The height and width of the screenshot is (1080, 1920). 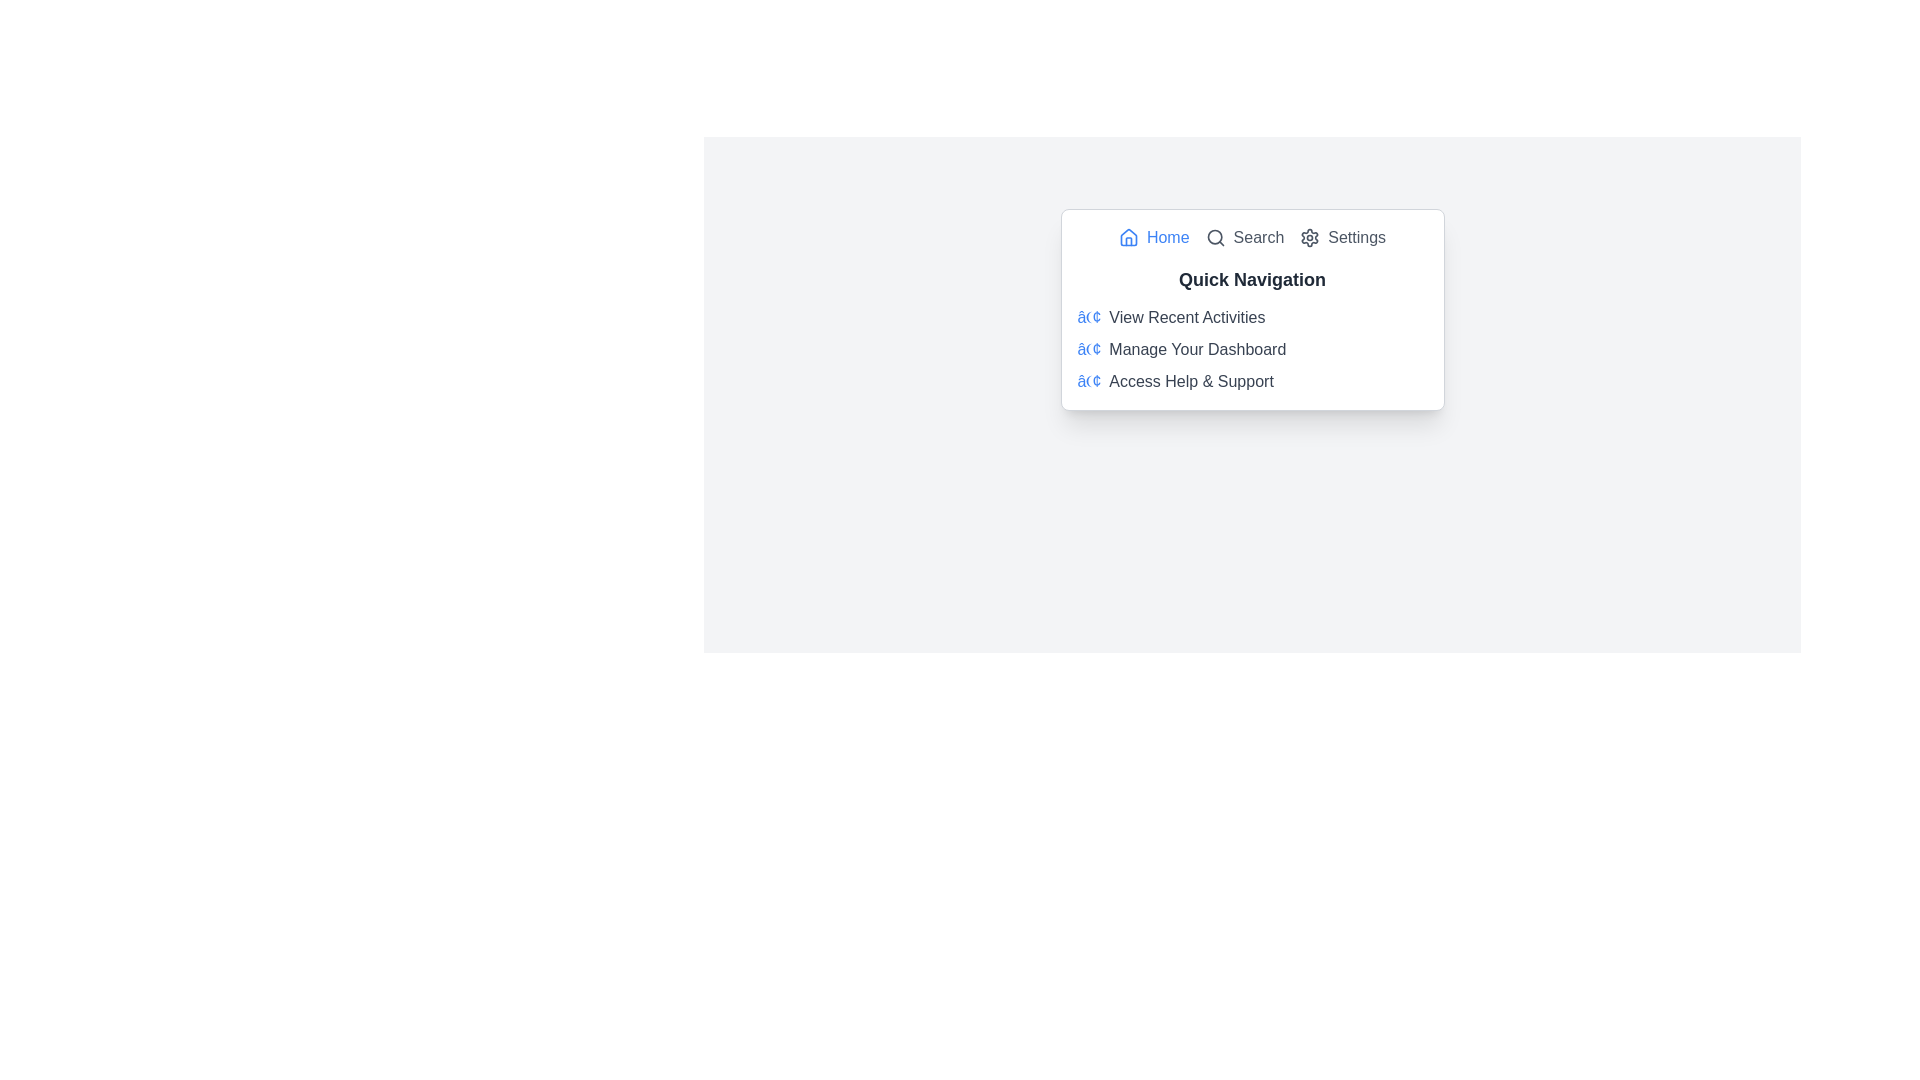 What do you see at coordinates (1251, 349) in the screenshot?
I see `the '• Manage Your Dashboard' menu item, which is the second option in the 'Quick Navigation' vertical list, located below 'View Recent Activities' and above 'Access Help & Support'` at bounding box center [1251, 349].